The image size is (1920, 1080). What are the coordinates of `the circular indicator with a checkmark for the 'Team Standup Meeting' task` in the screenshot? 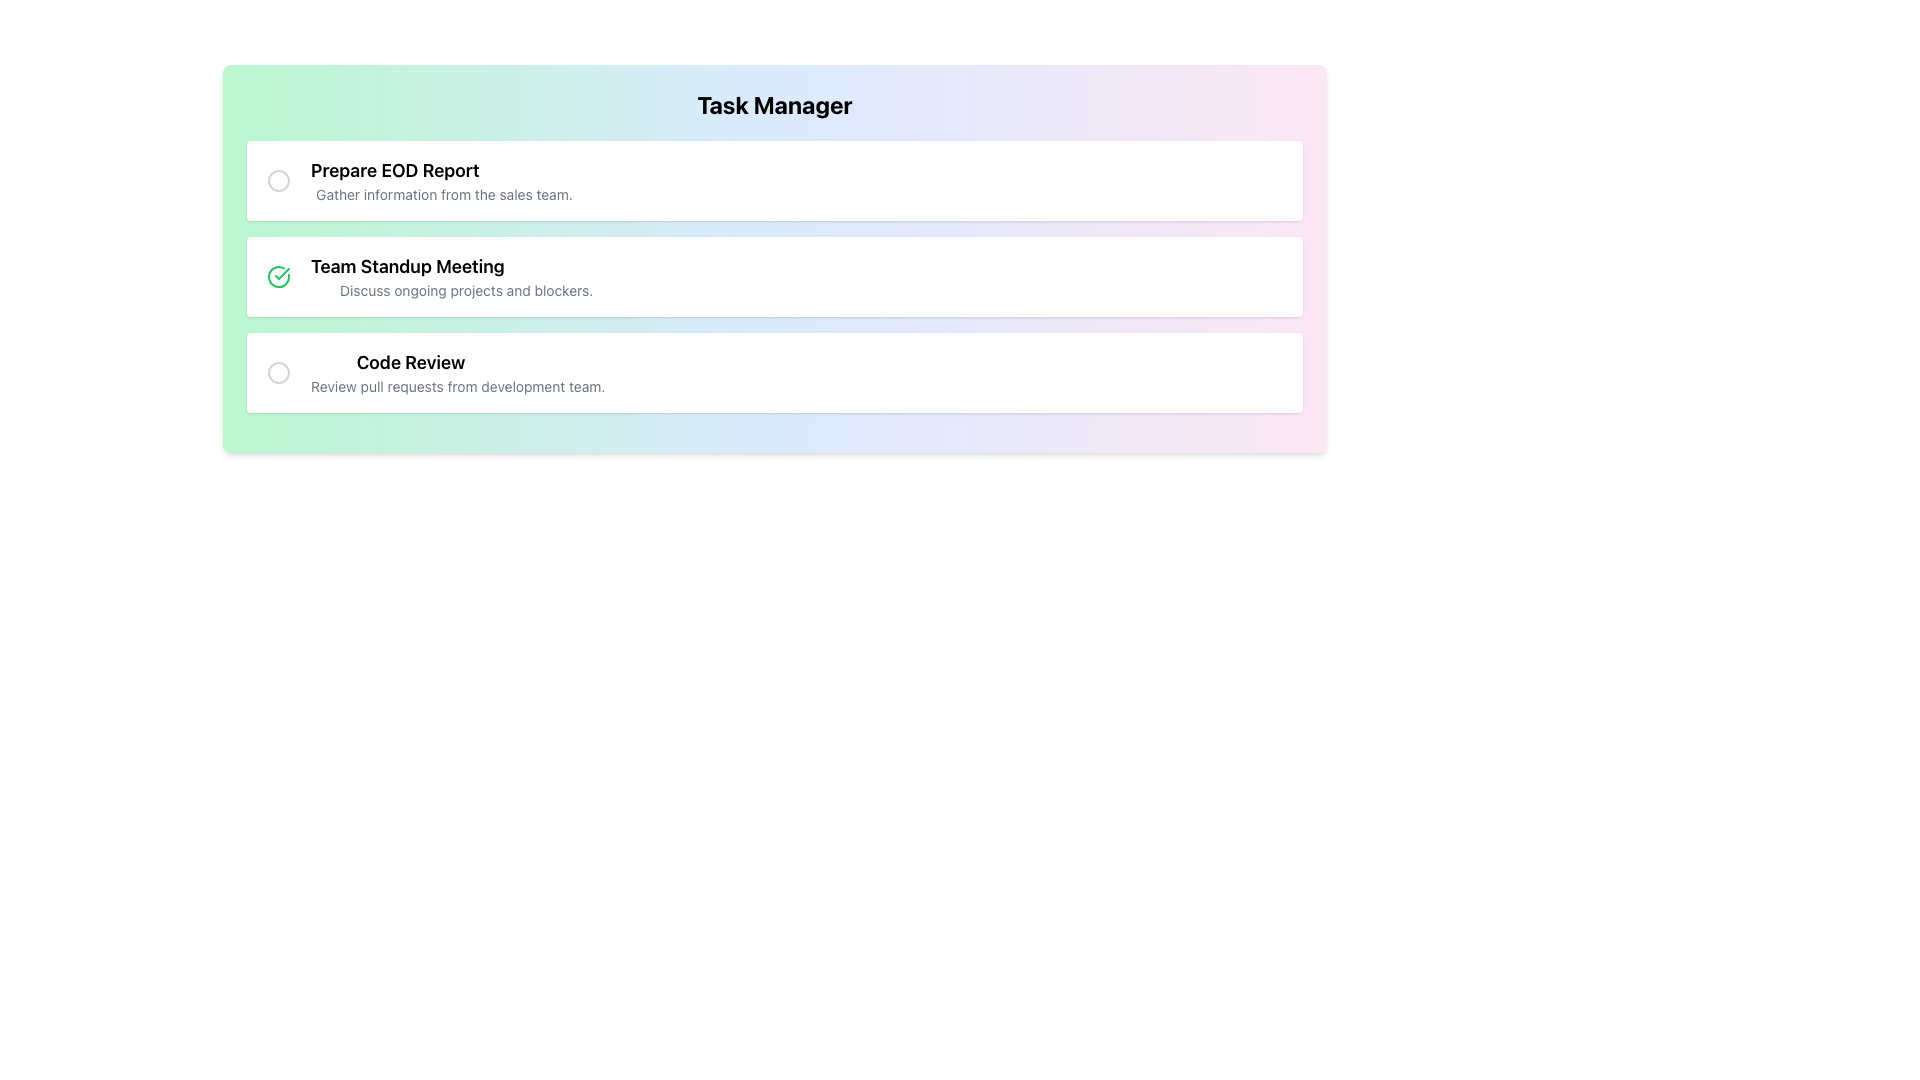 It's located at (277, 277).